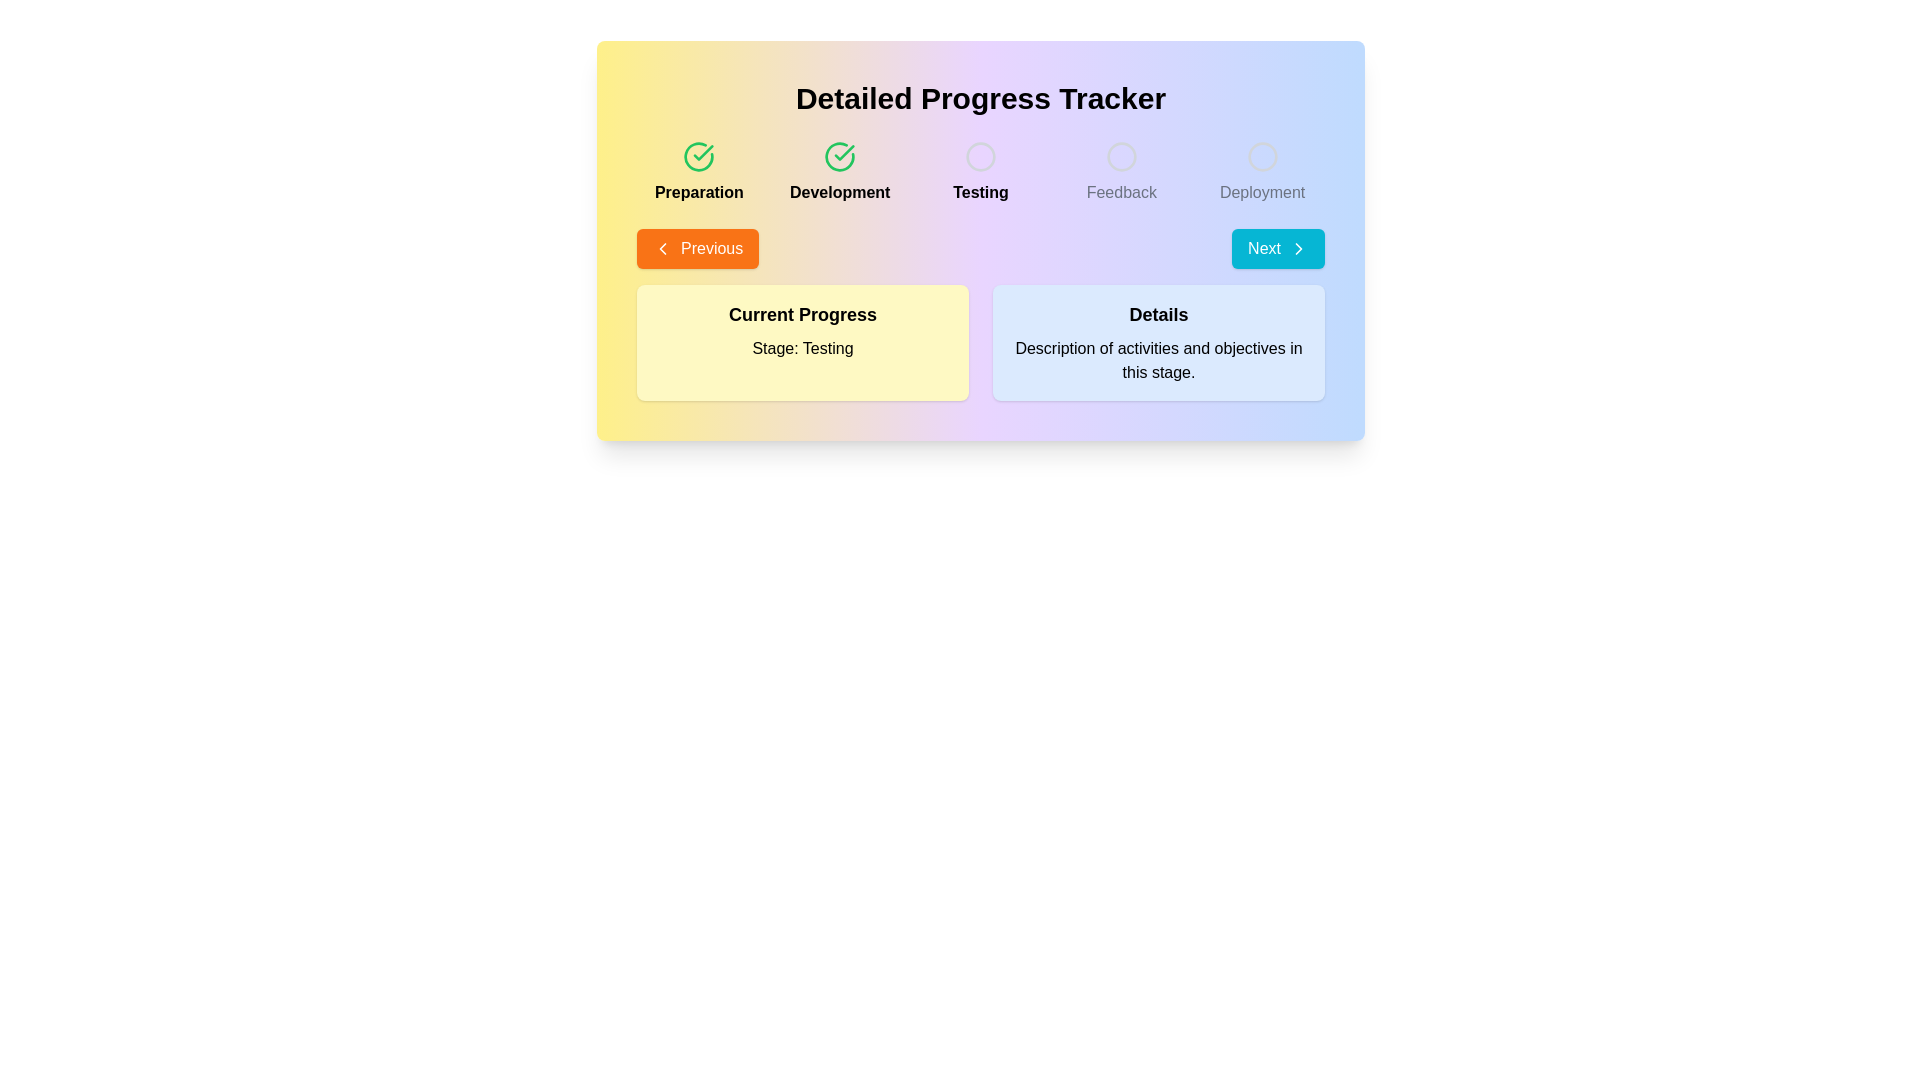 This screenshot has height=1080, width=1920. I want to click on the chevron arrow icon located to the immediate right of the 'Next' button text within the button component in the bottom right area of the central card, so click(1299, 248).